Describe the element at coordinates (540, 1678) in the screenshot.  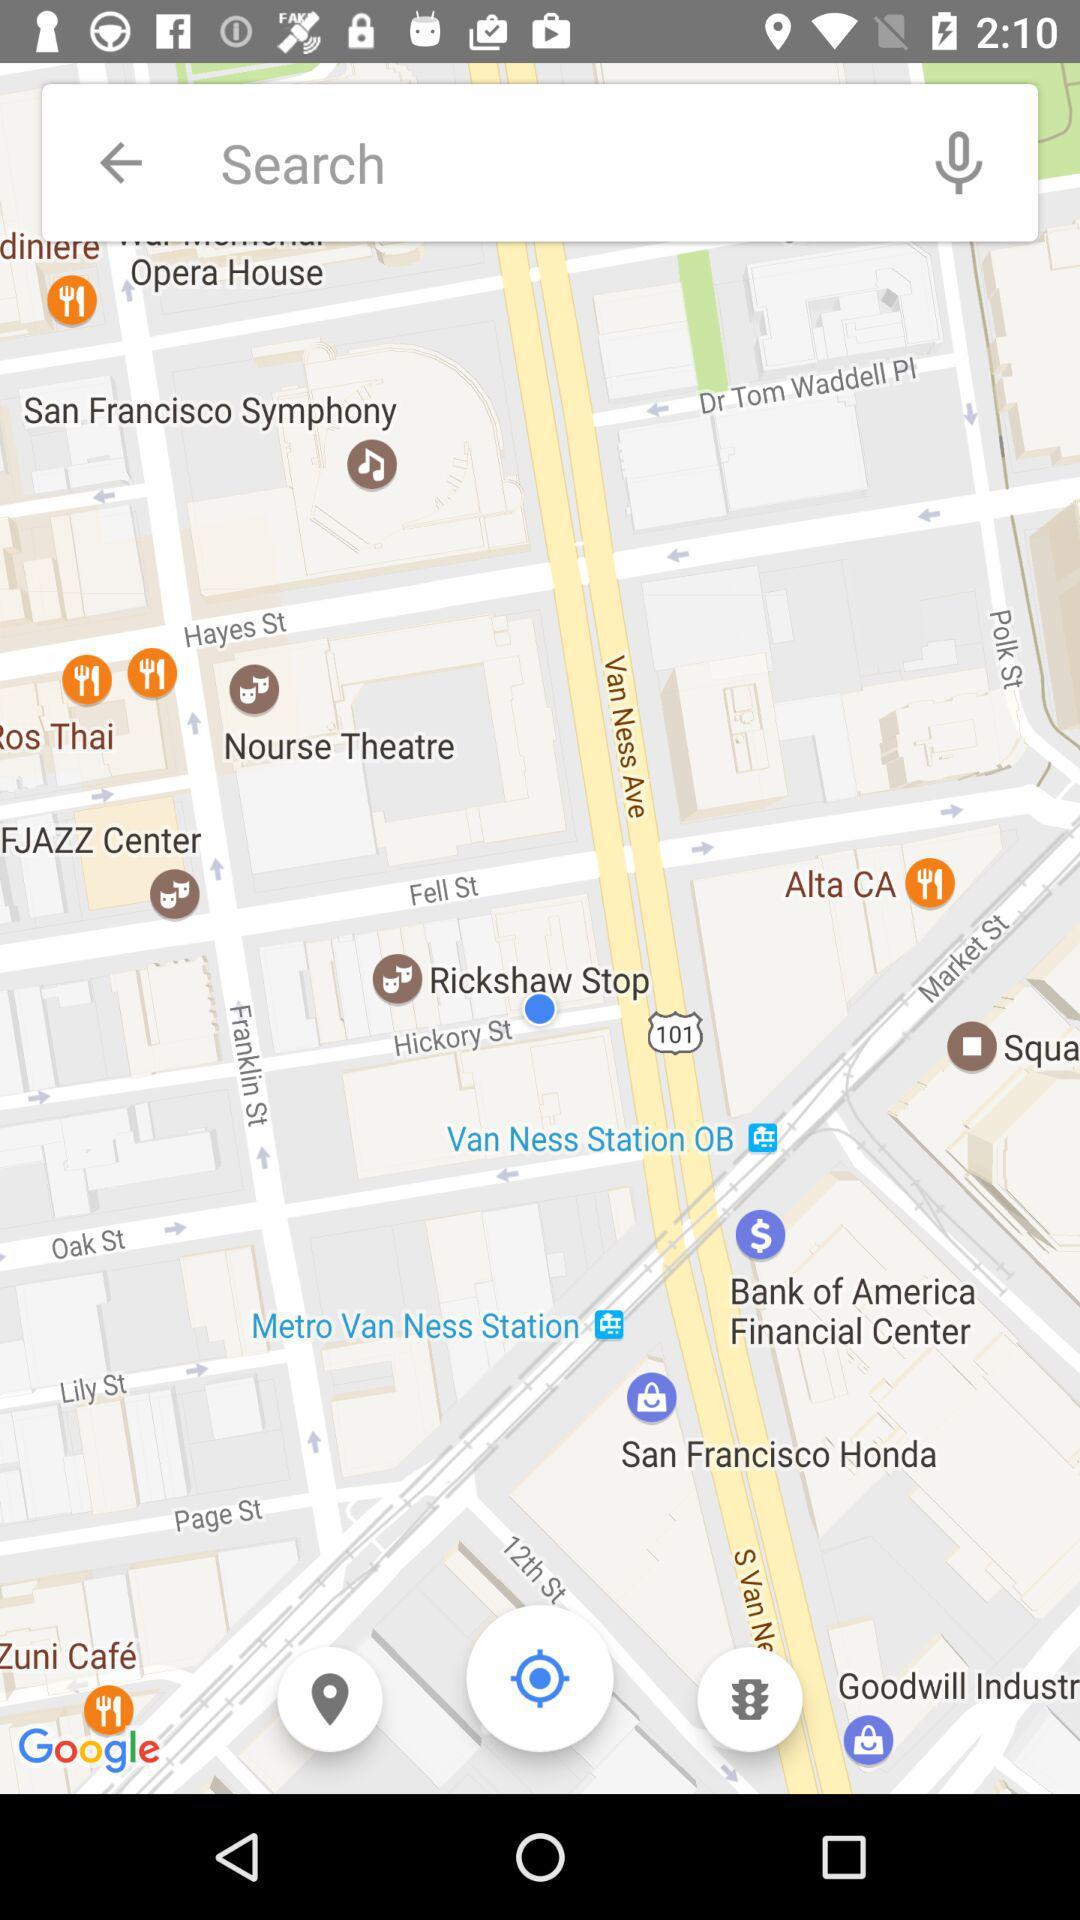
I see `the location_crosshair icon` at that location.